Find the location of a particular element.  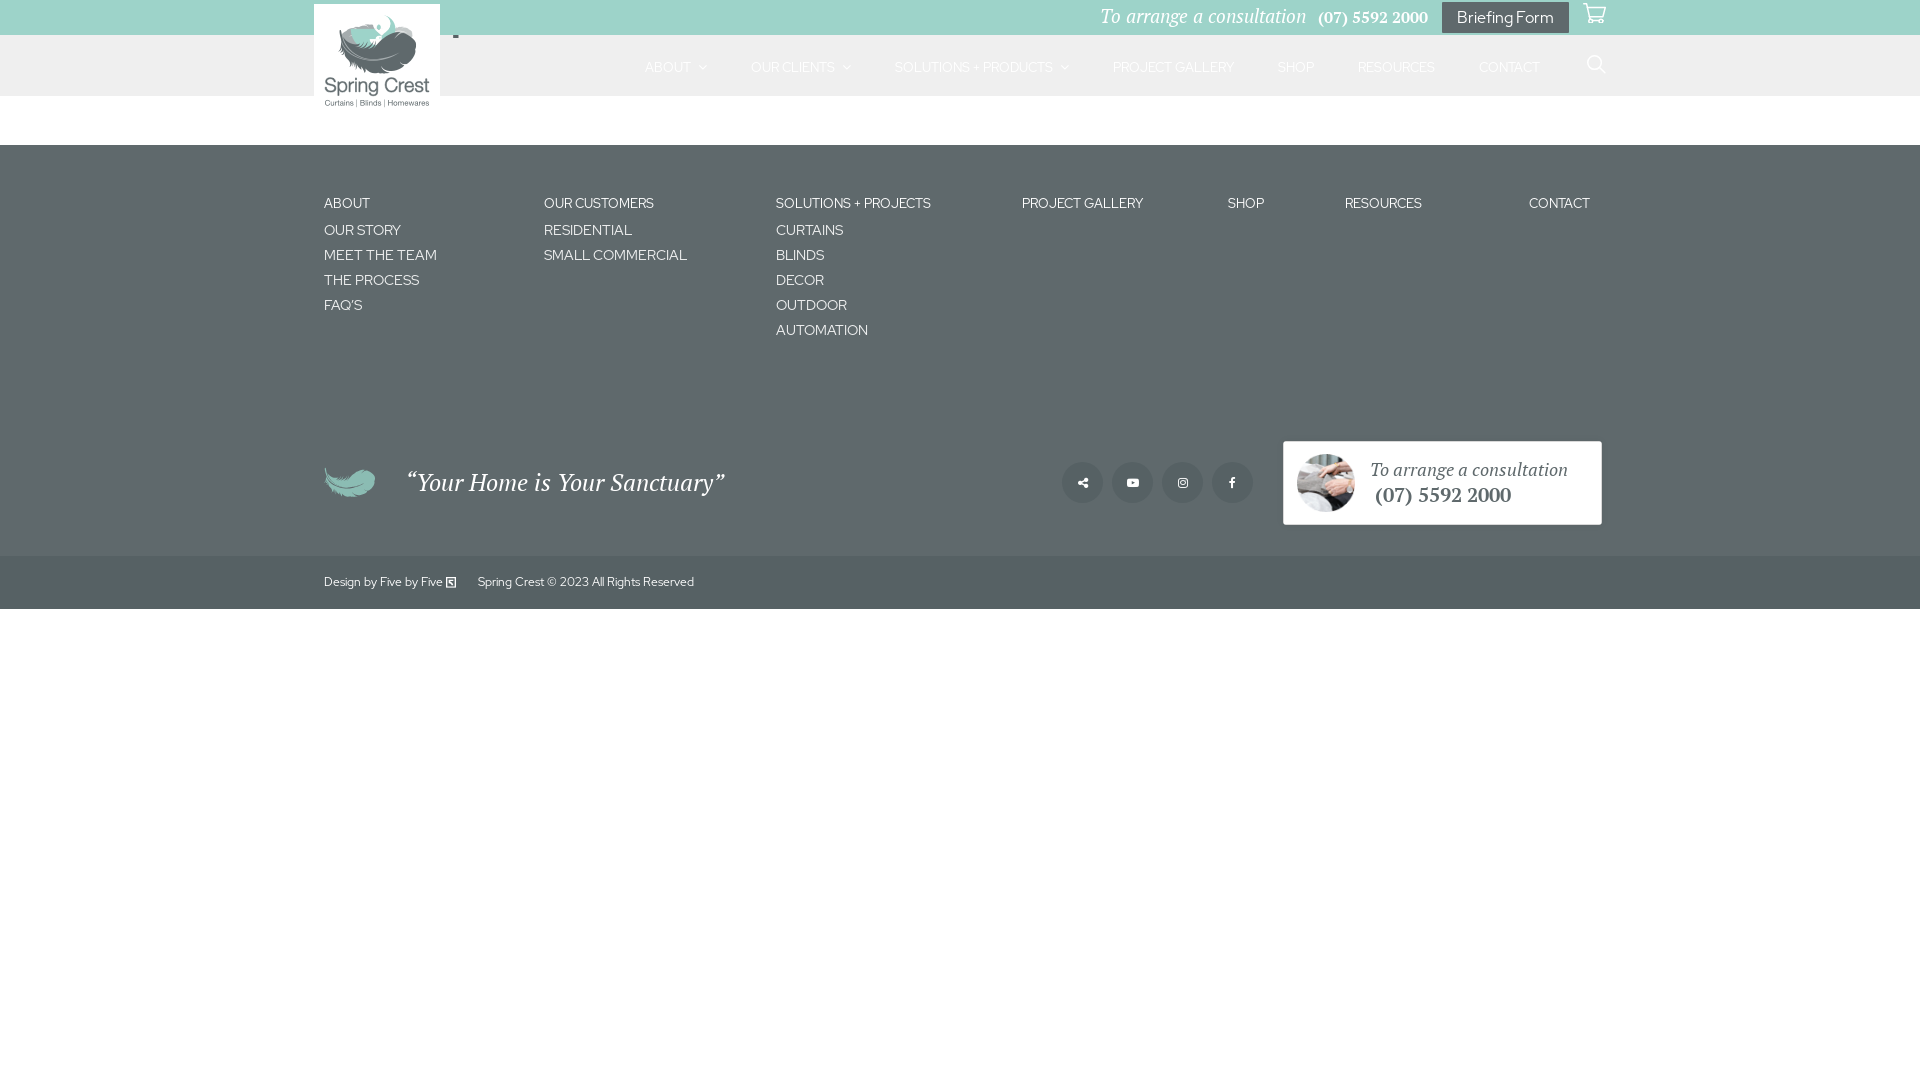

'OUTDOOR' is located at coordinates (887, 305).